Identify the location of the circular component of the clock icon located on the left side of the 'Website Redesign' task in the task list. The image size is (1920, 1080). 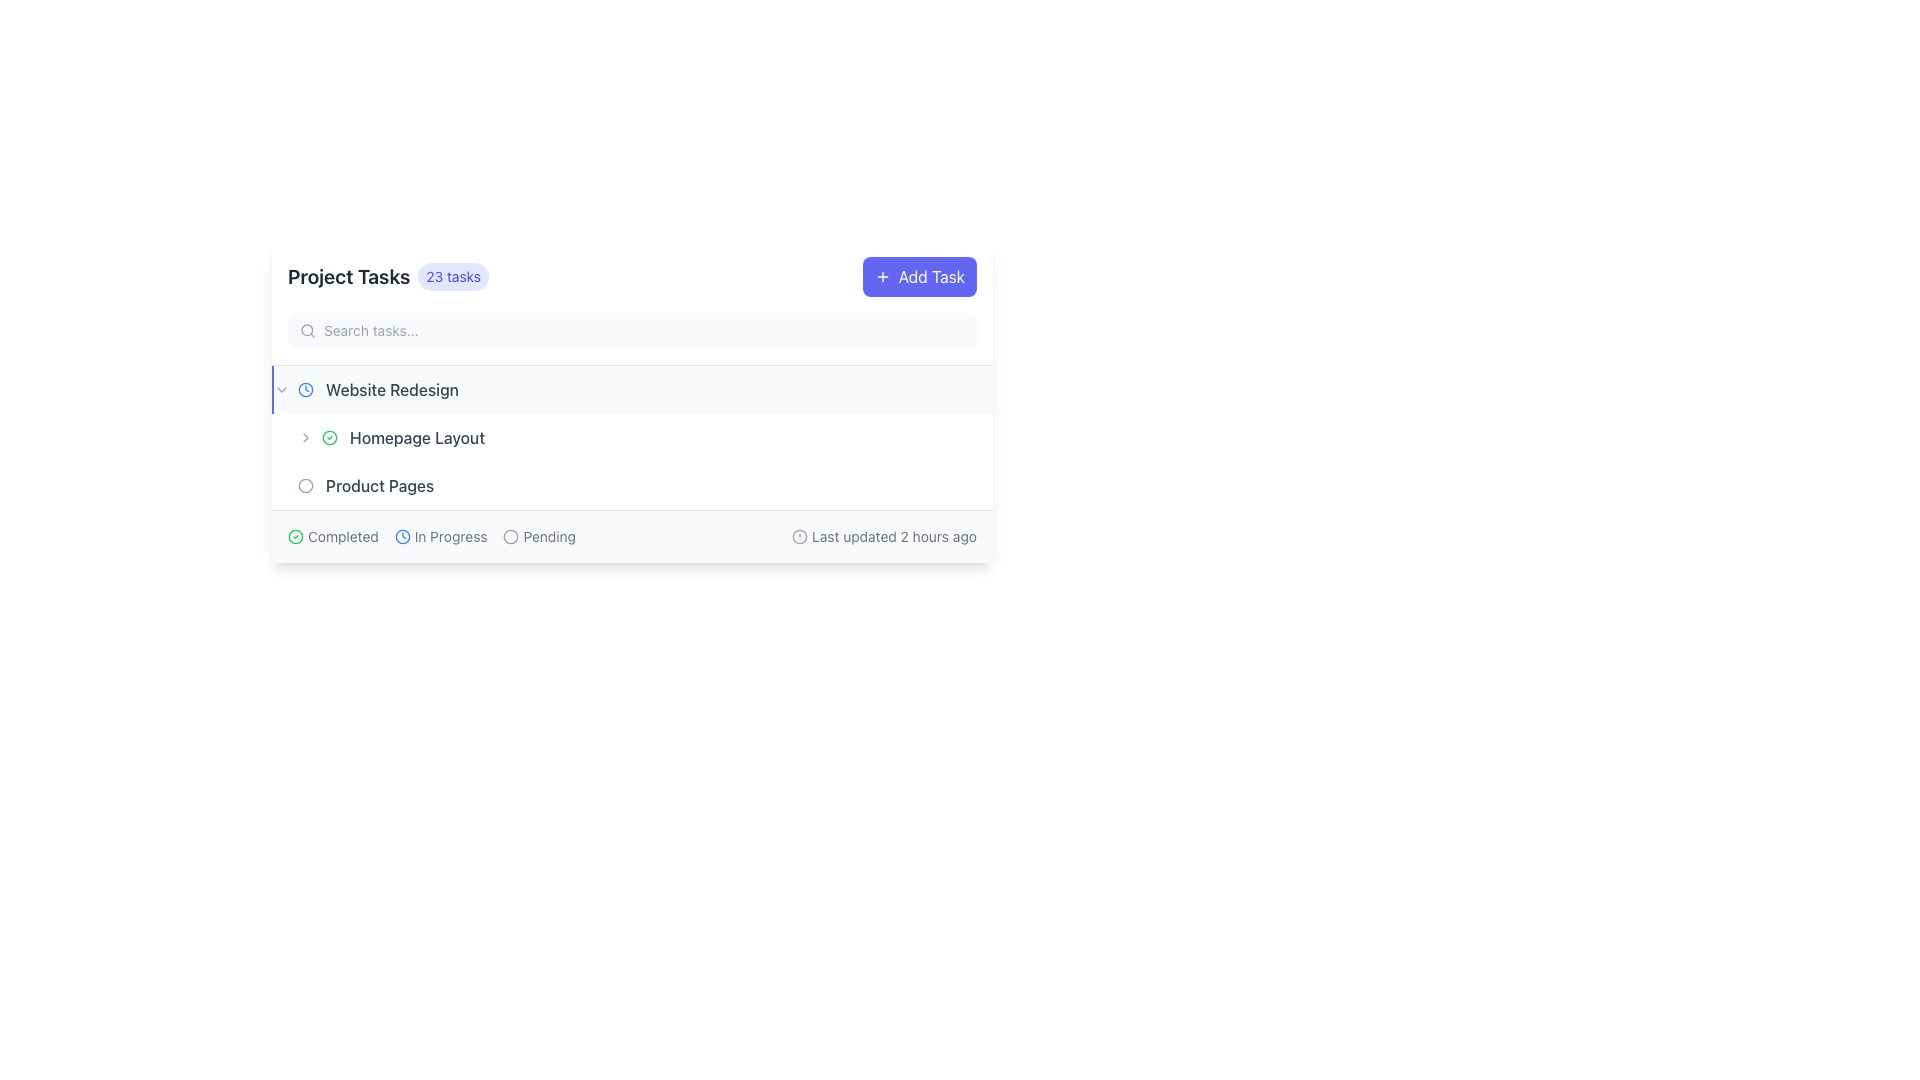
(305, 389).